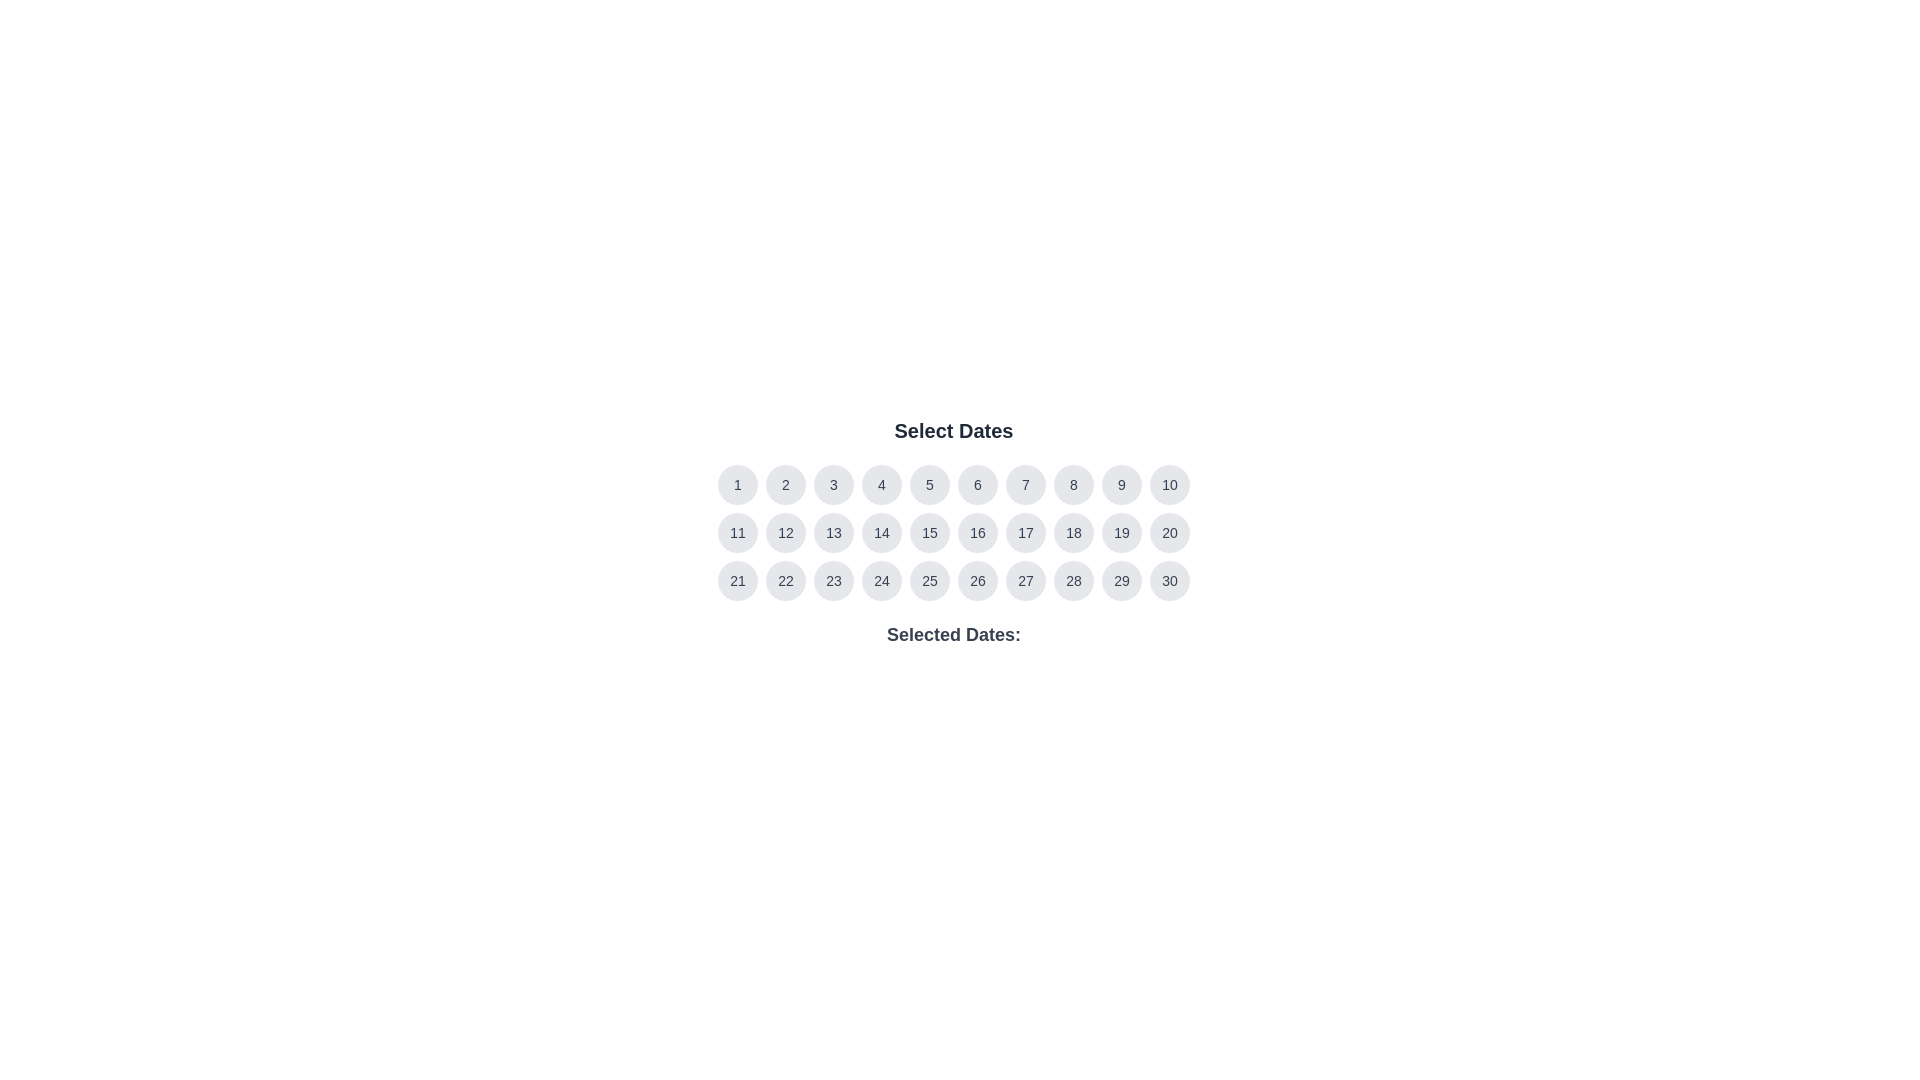 This screenshot has height=1080, width=1920. I want to click on the circular button containing the number '16' with a light gray background to trigger a tooltip or highlight effect, so click(978, 531).